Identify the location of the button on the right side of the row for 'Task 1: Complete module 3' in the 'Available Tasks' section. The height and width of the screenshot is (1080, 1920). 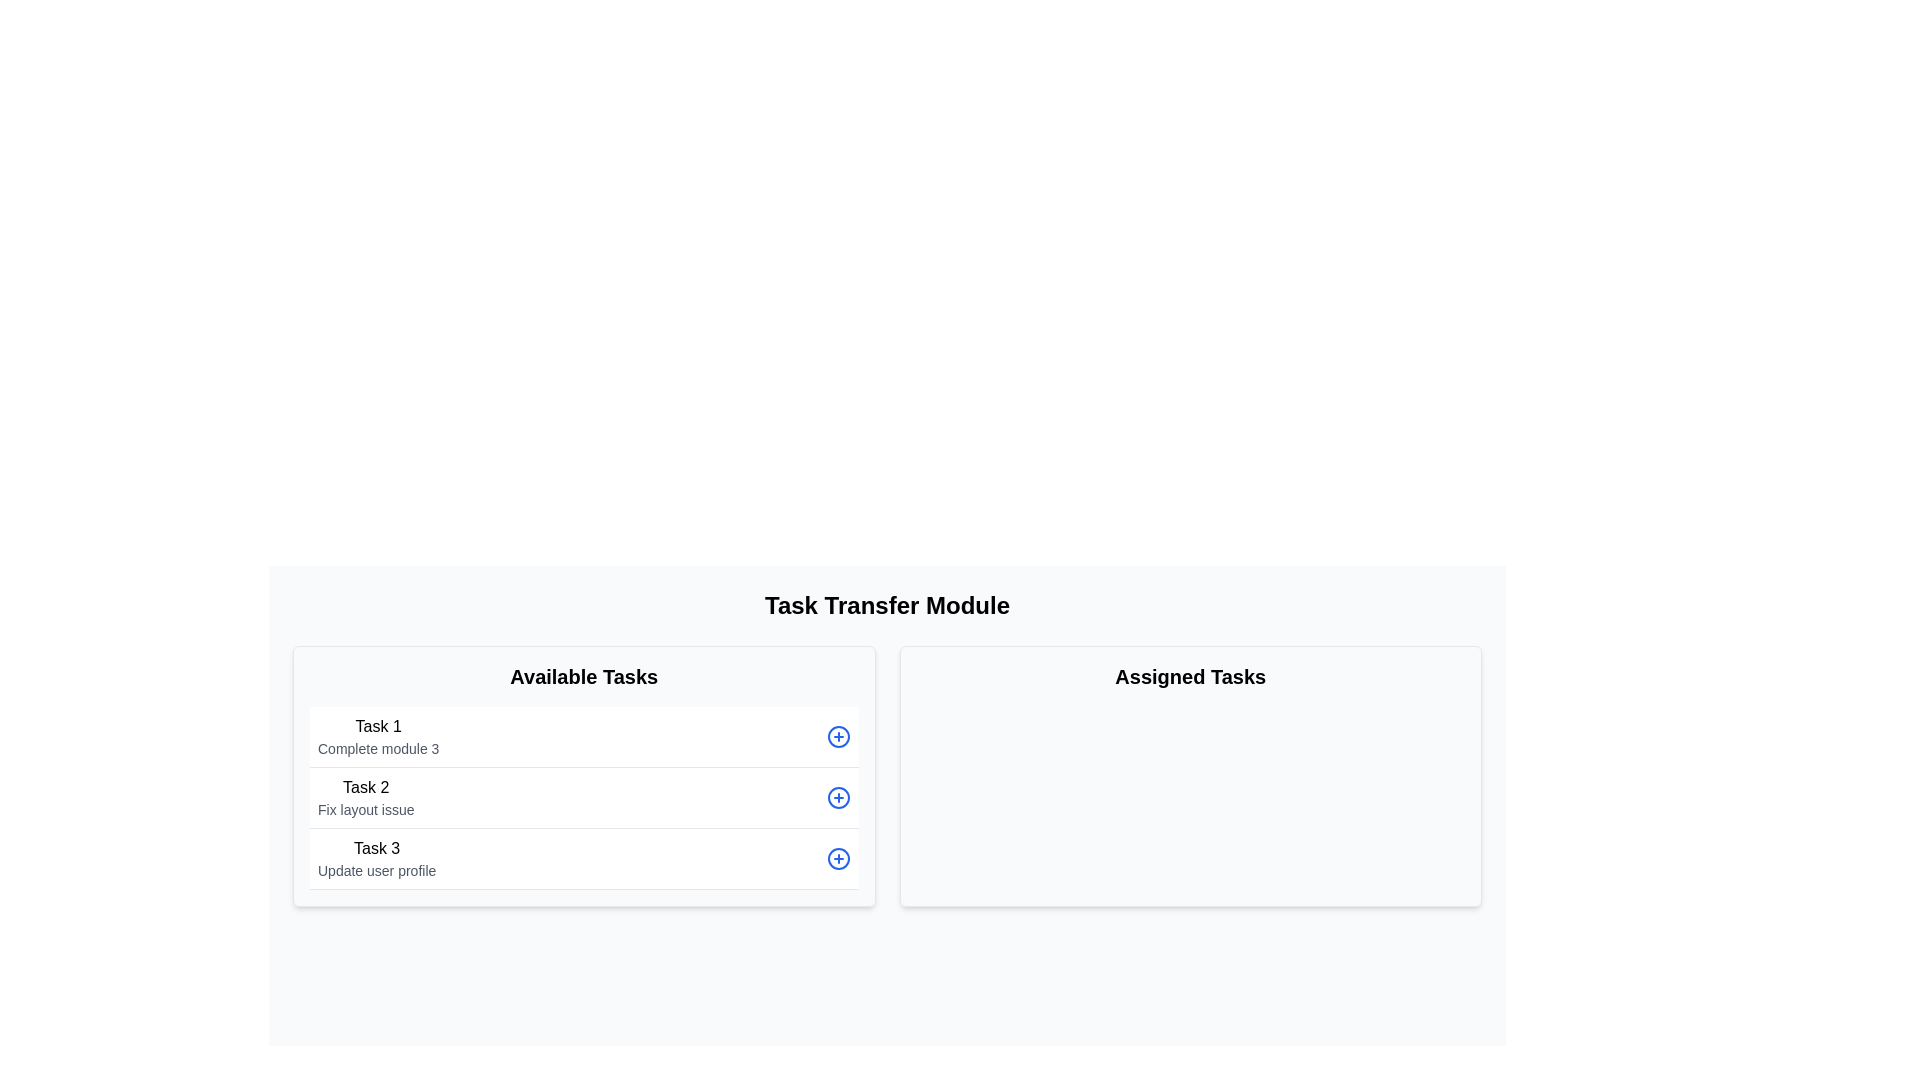
(838, 736).